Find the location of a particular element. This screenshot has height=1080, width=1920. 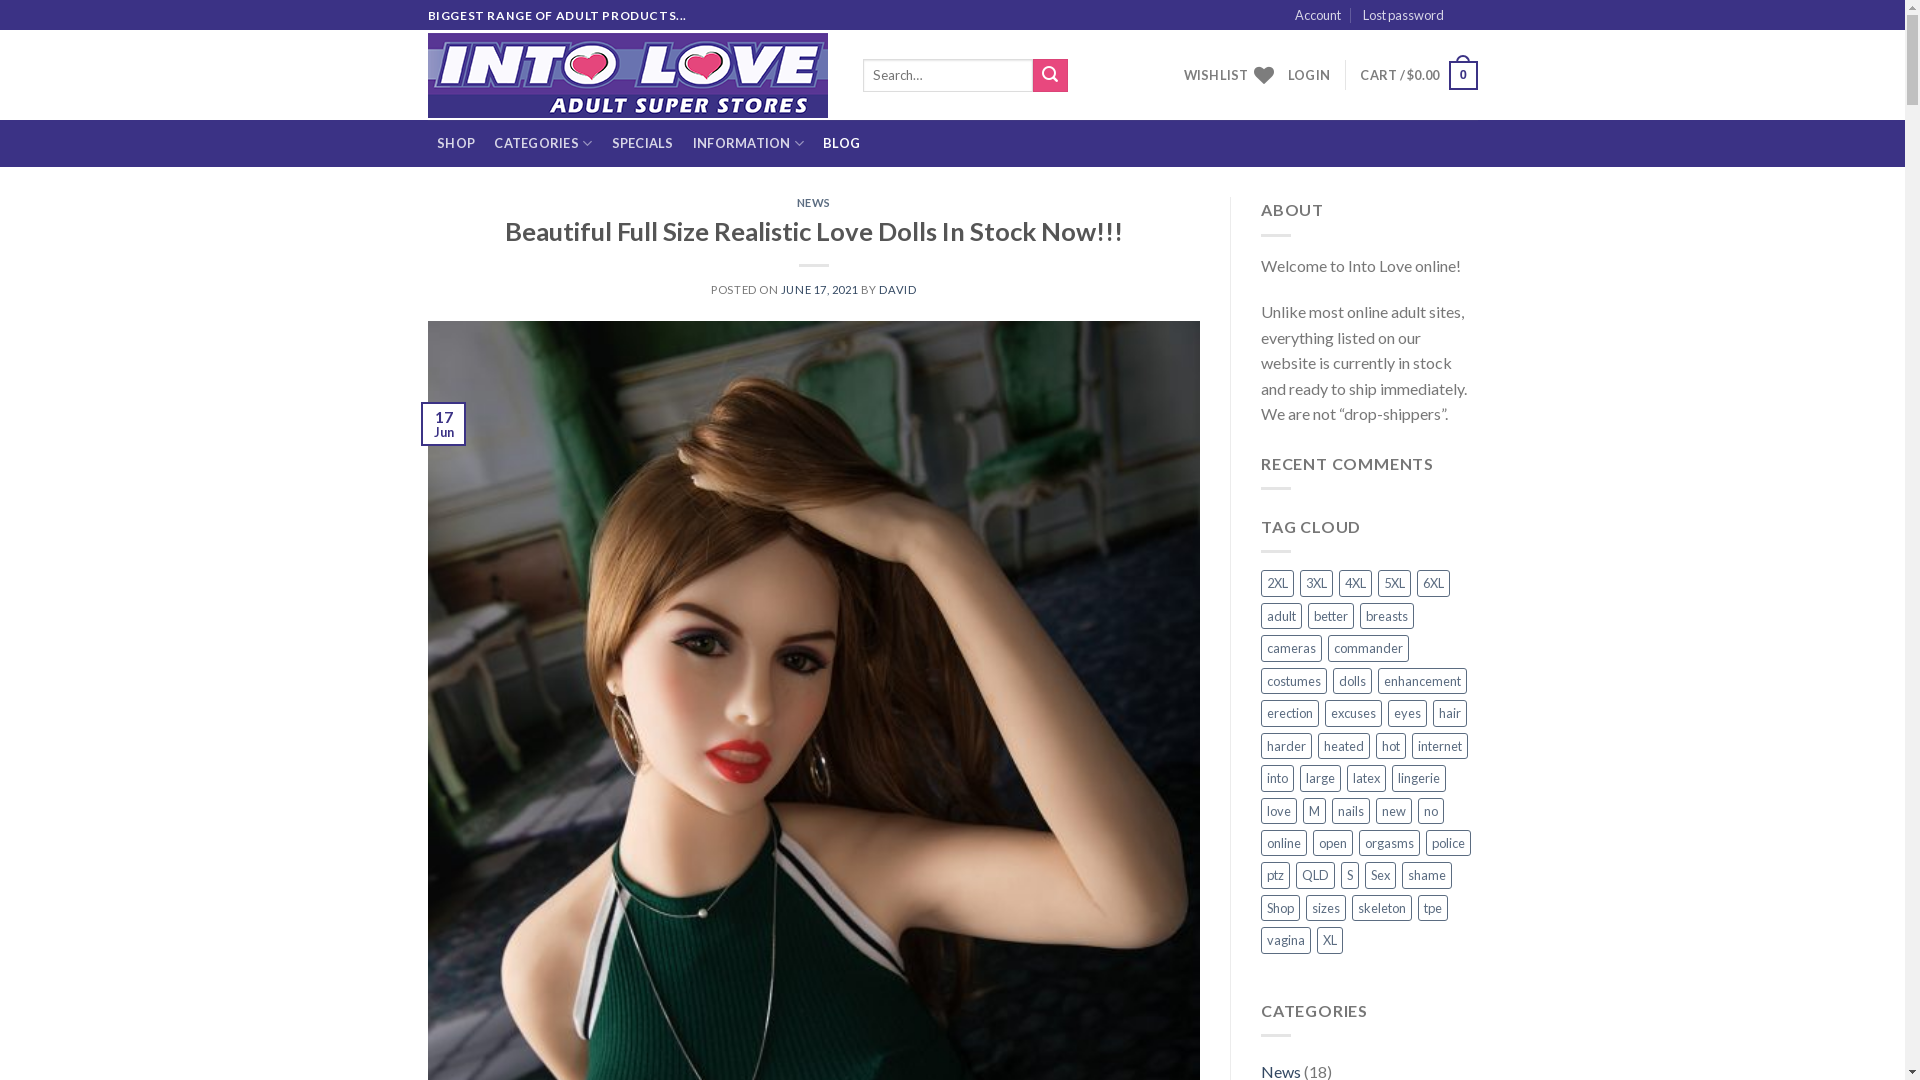

'shame' is located at coordinates (1425, 874).